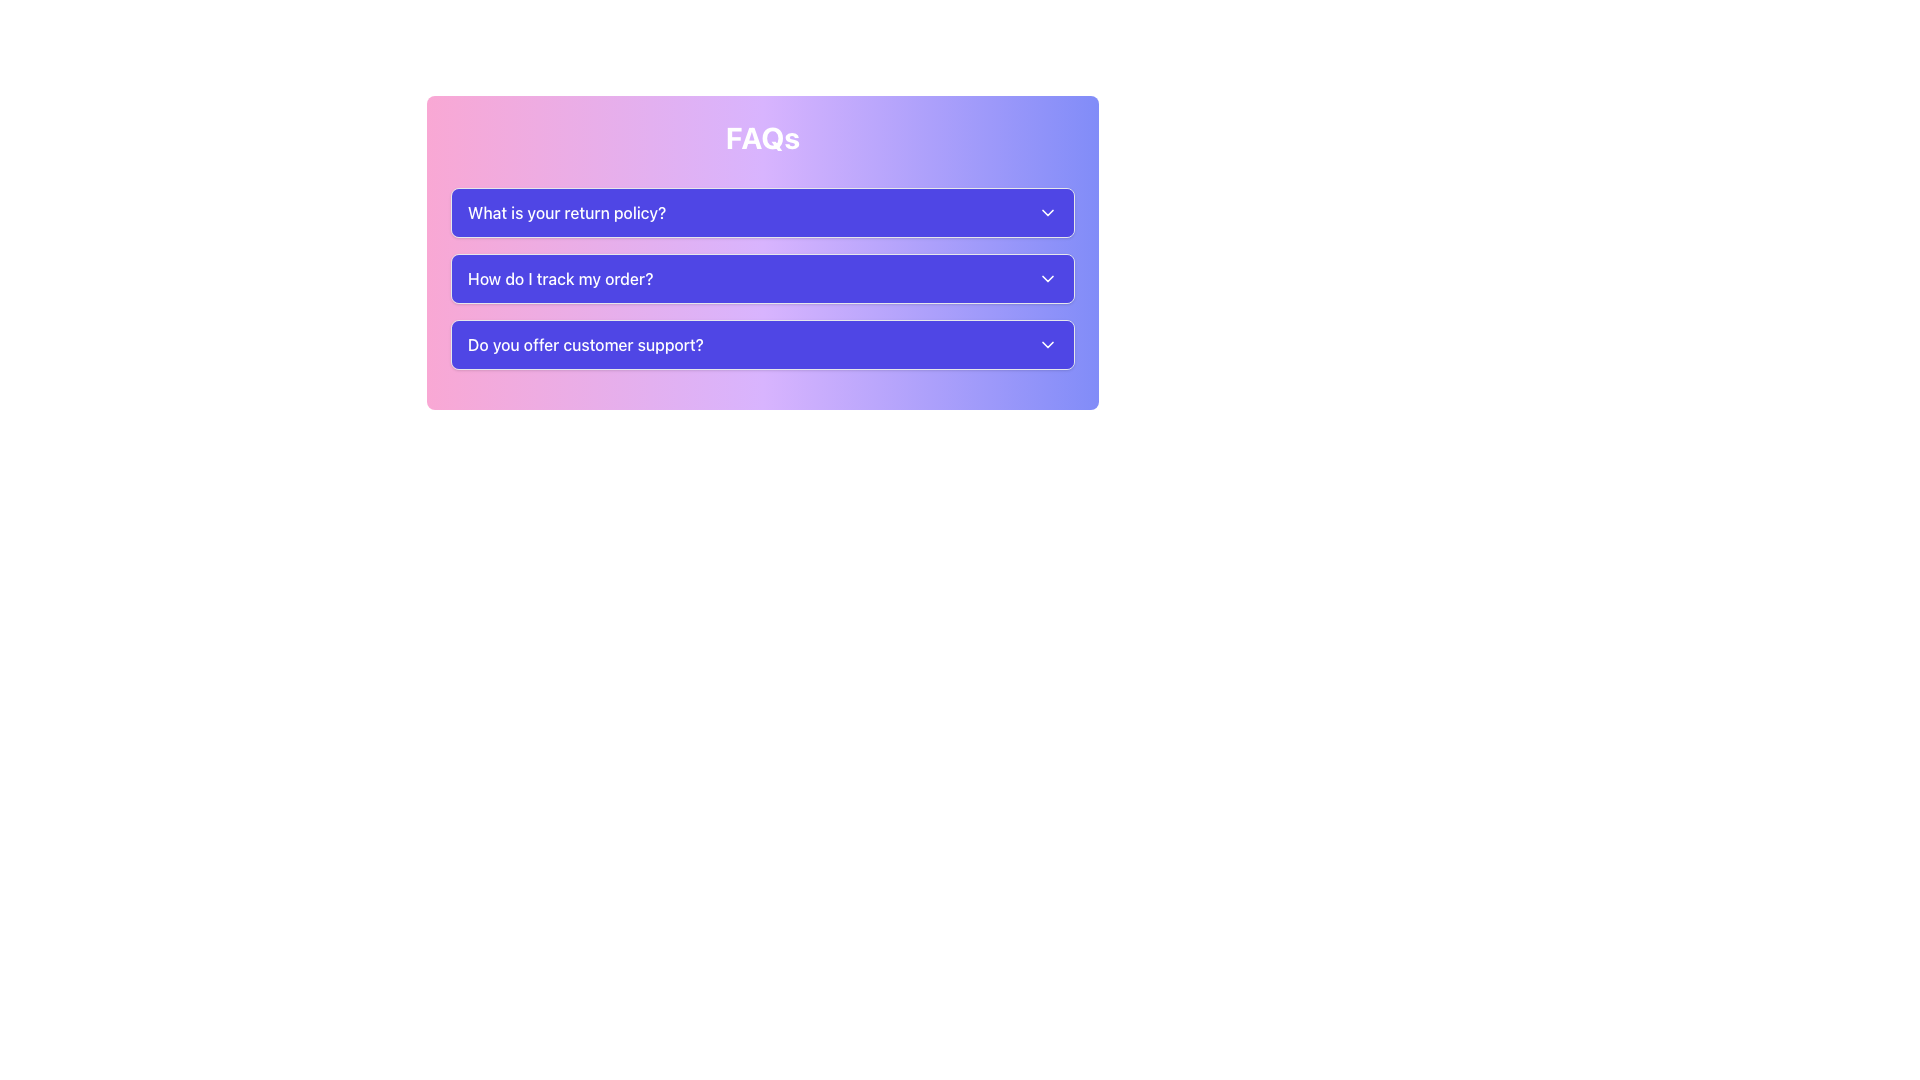 Image resolution: width=1920 pixels, height=1080 pixels. What do you see at coordinates (762, 278) in the screenshot?
I see `the second button in the 'FAQs' section that expands or collapses the detailed answer to 'How do I track my order?'` at bounding box center [762, 278].